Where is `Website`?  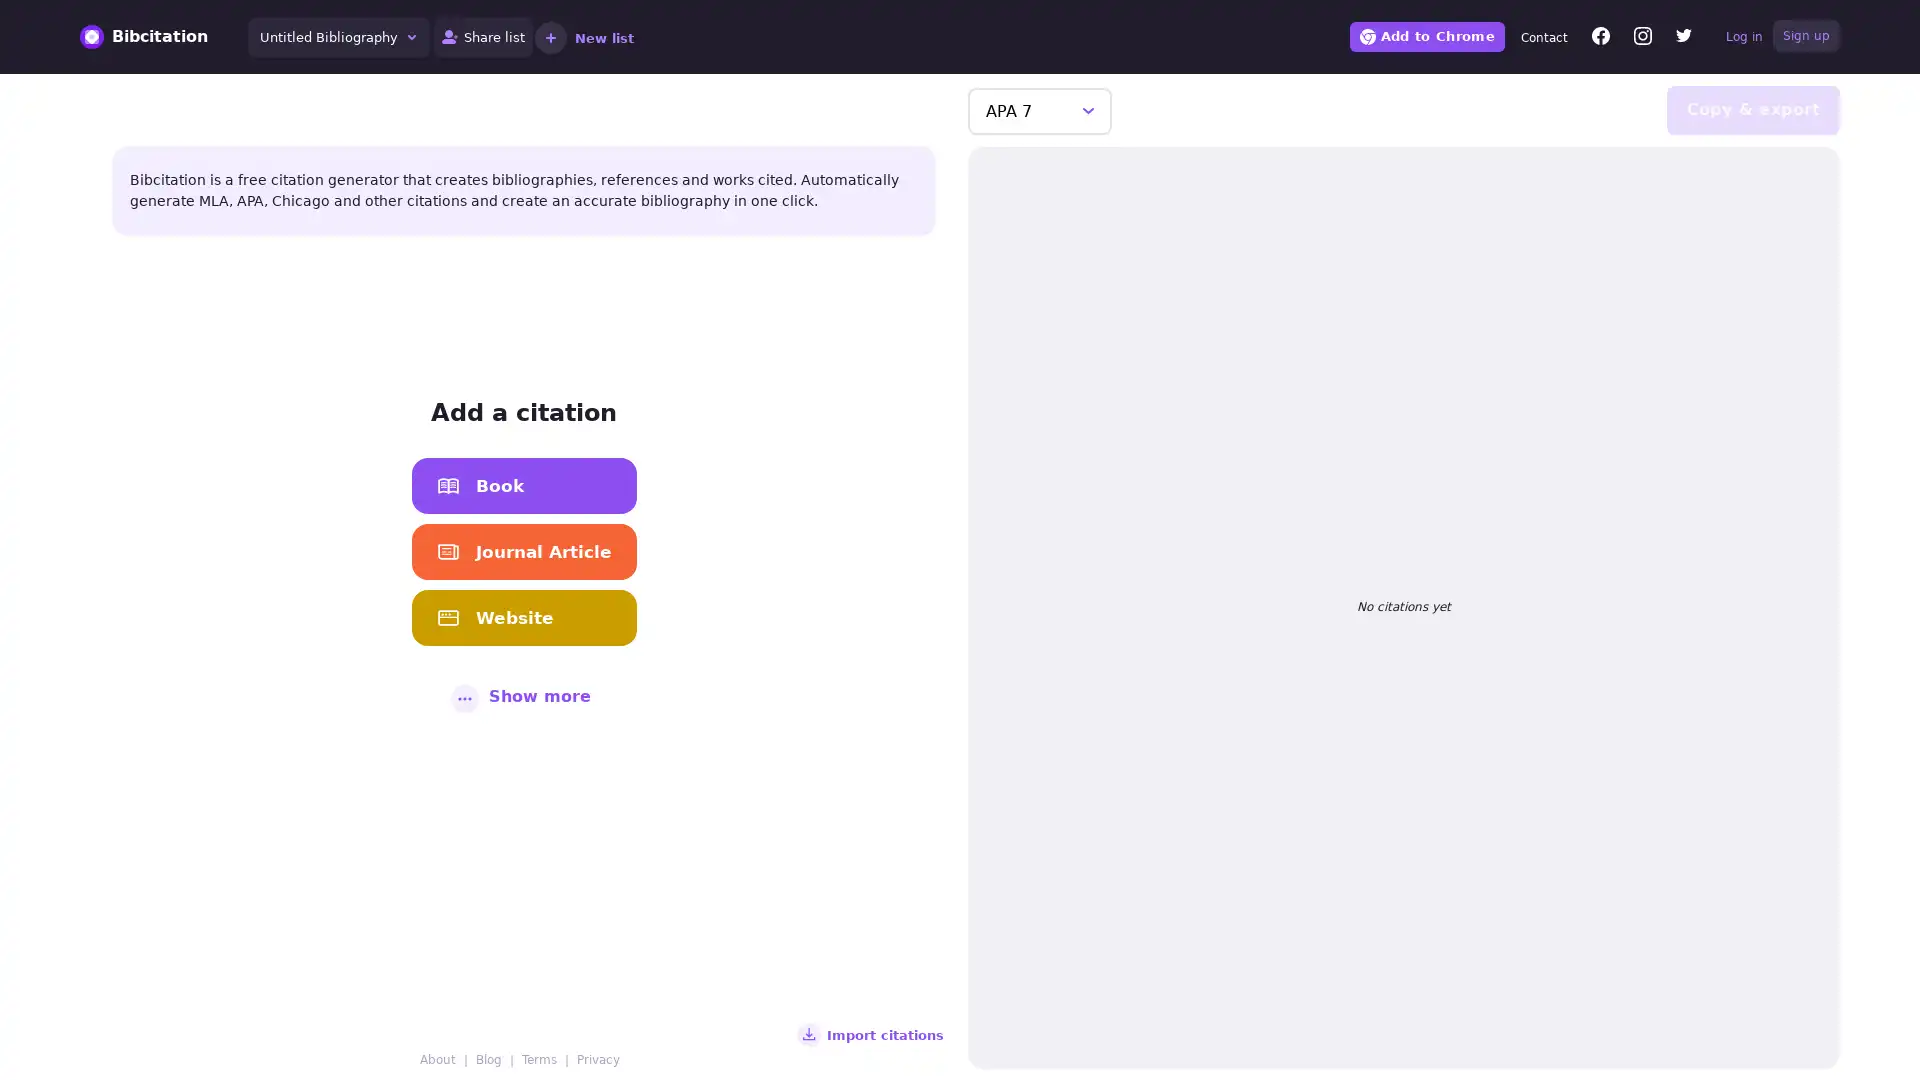
Website is located at coordinates (523, 616).